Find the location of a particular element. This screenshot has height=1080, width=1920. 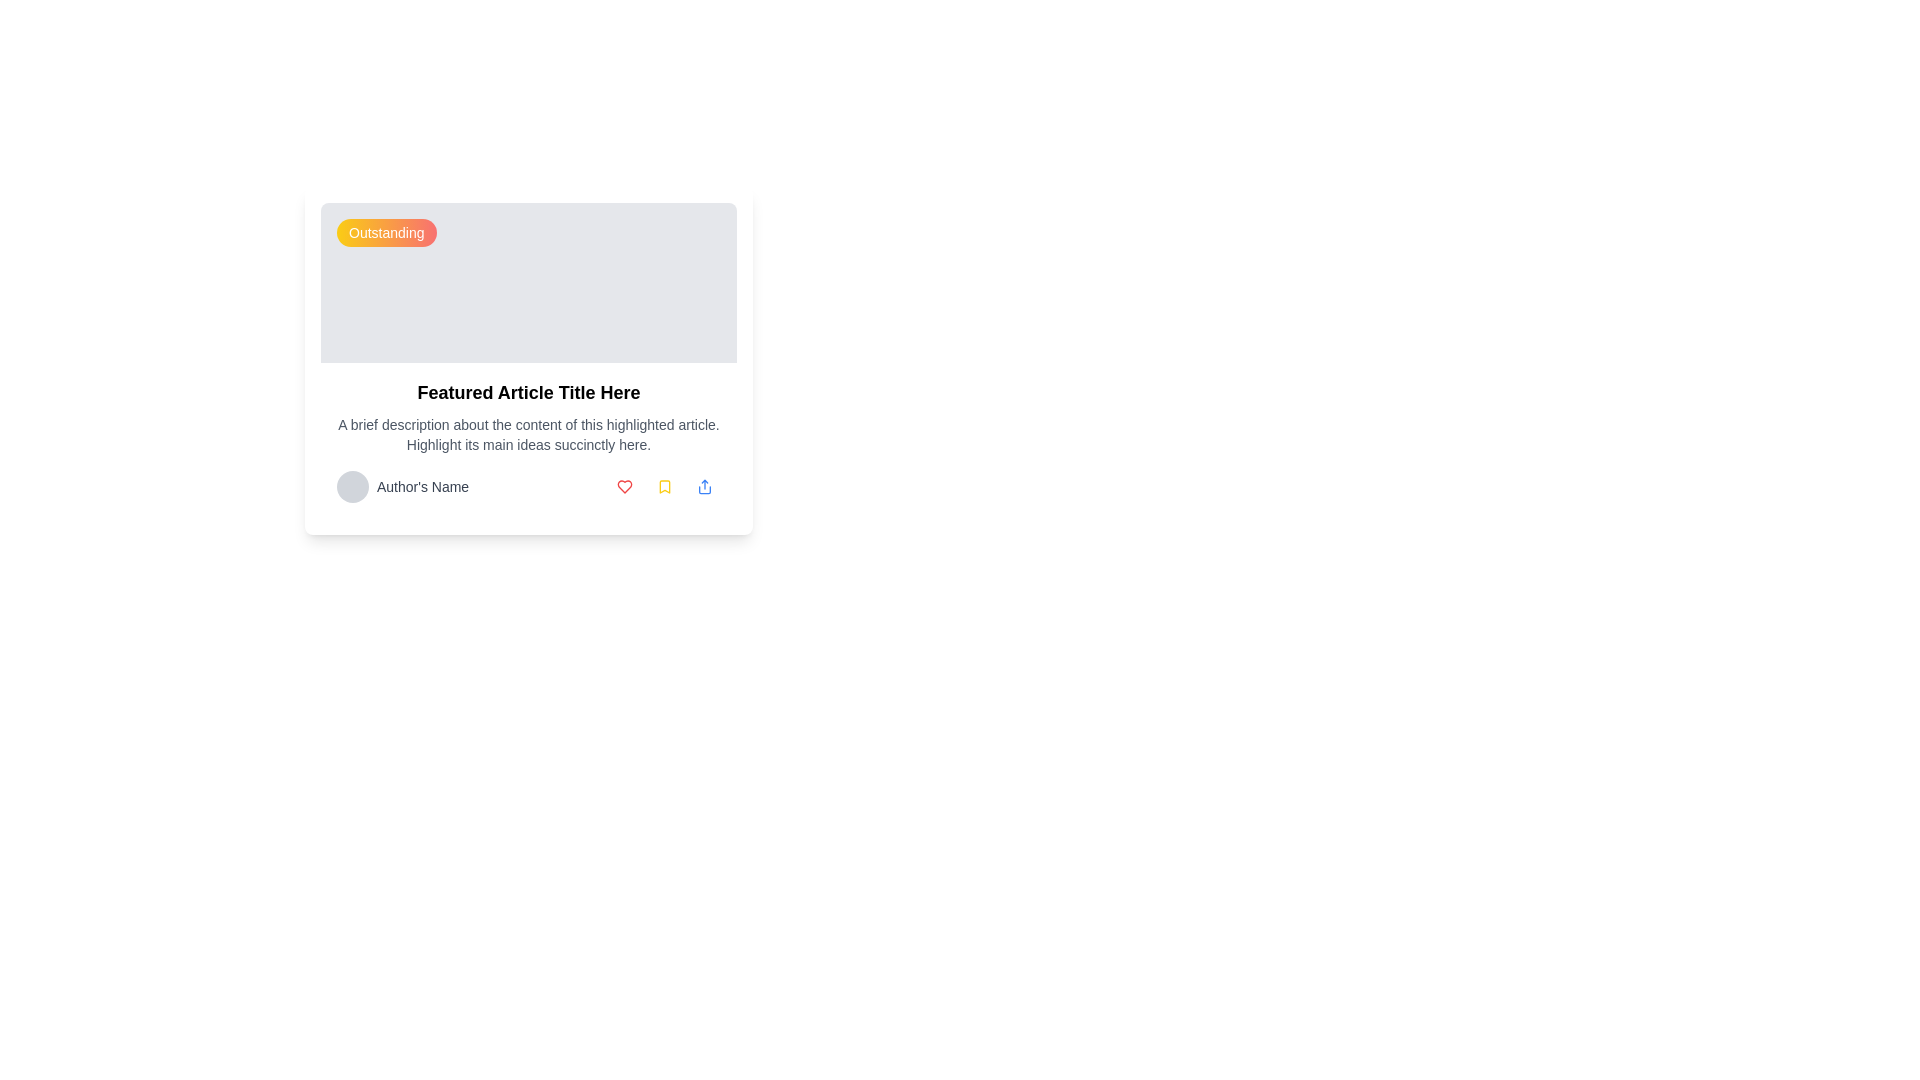

the 'Outstanding' badge label located in the top-left corner of the card layout, which indicates a positive characteristic of an item is located at coordinates (386, 231).